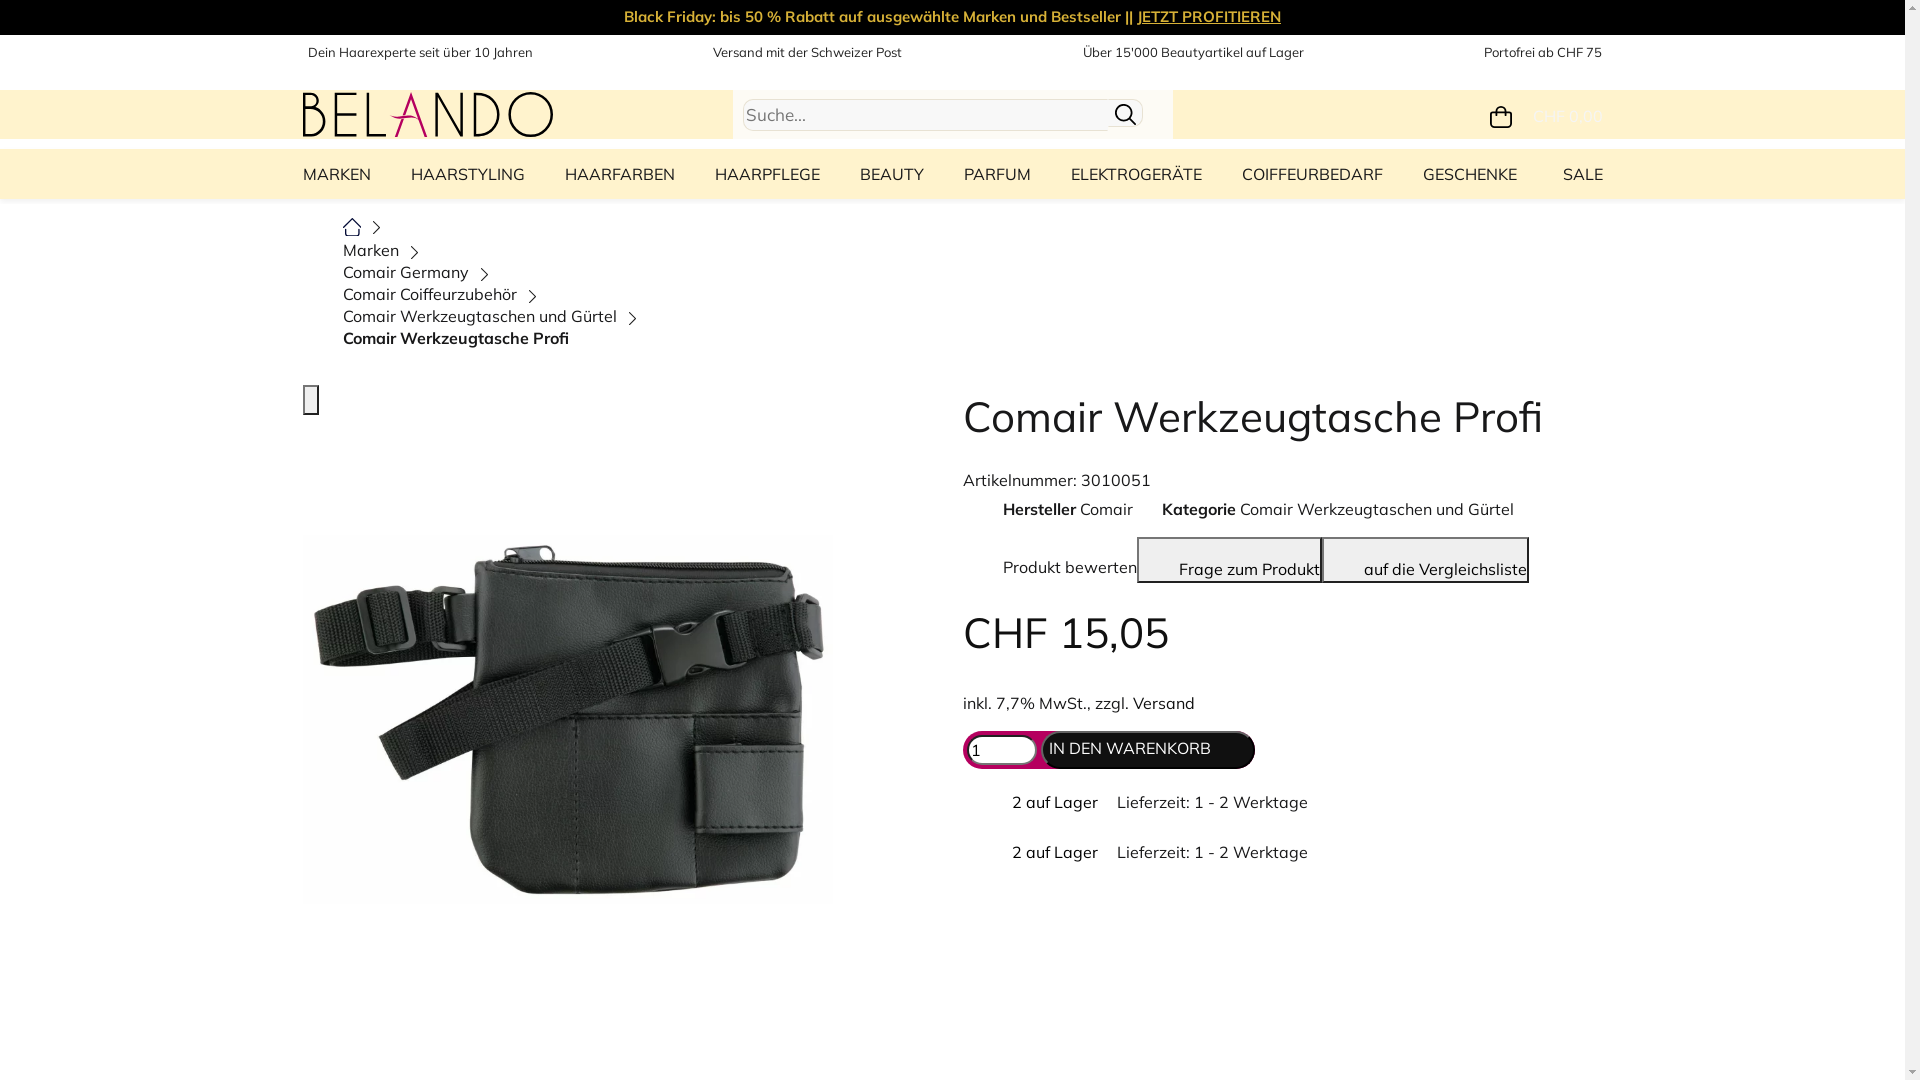 Image resolution: width=1920 pixels, height=1080 pixels. I want to click on 'Frage zum Produkt', so click(1136, 559).